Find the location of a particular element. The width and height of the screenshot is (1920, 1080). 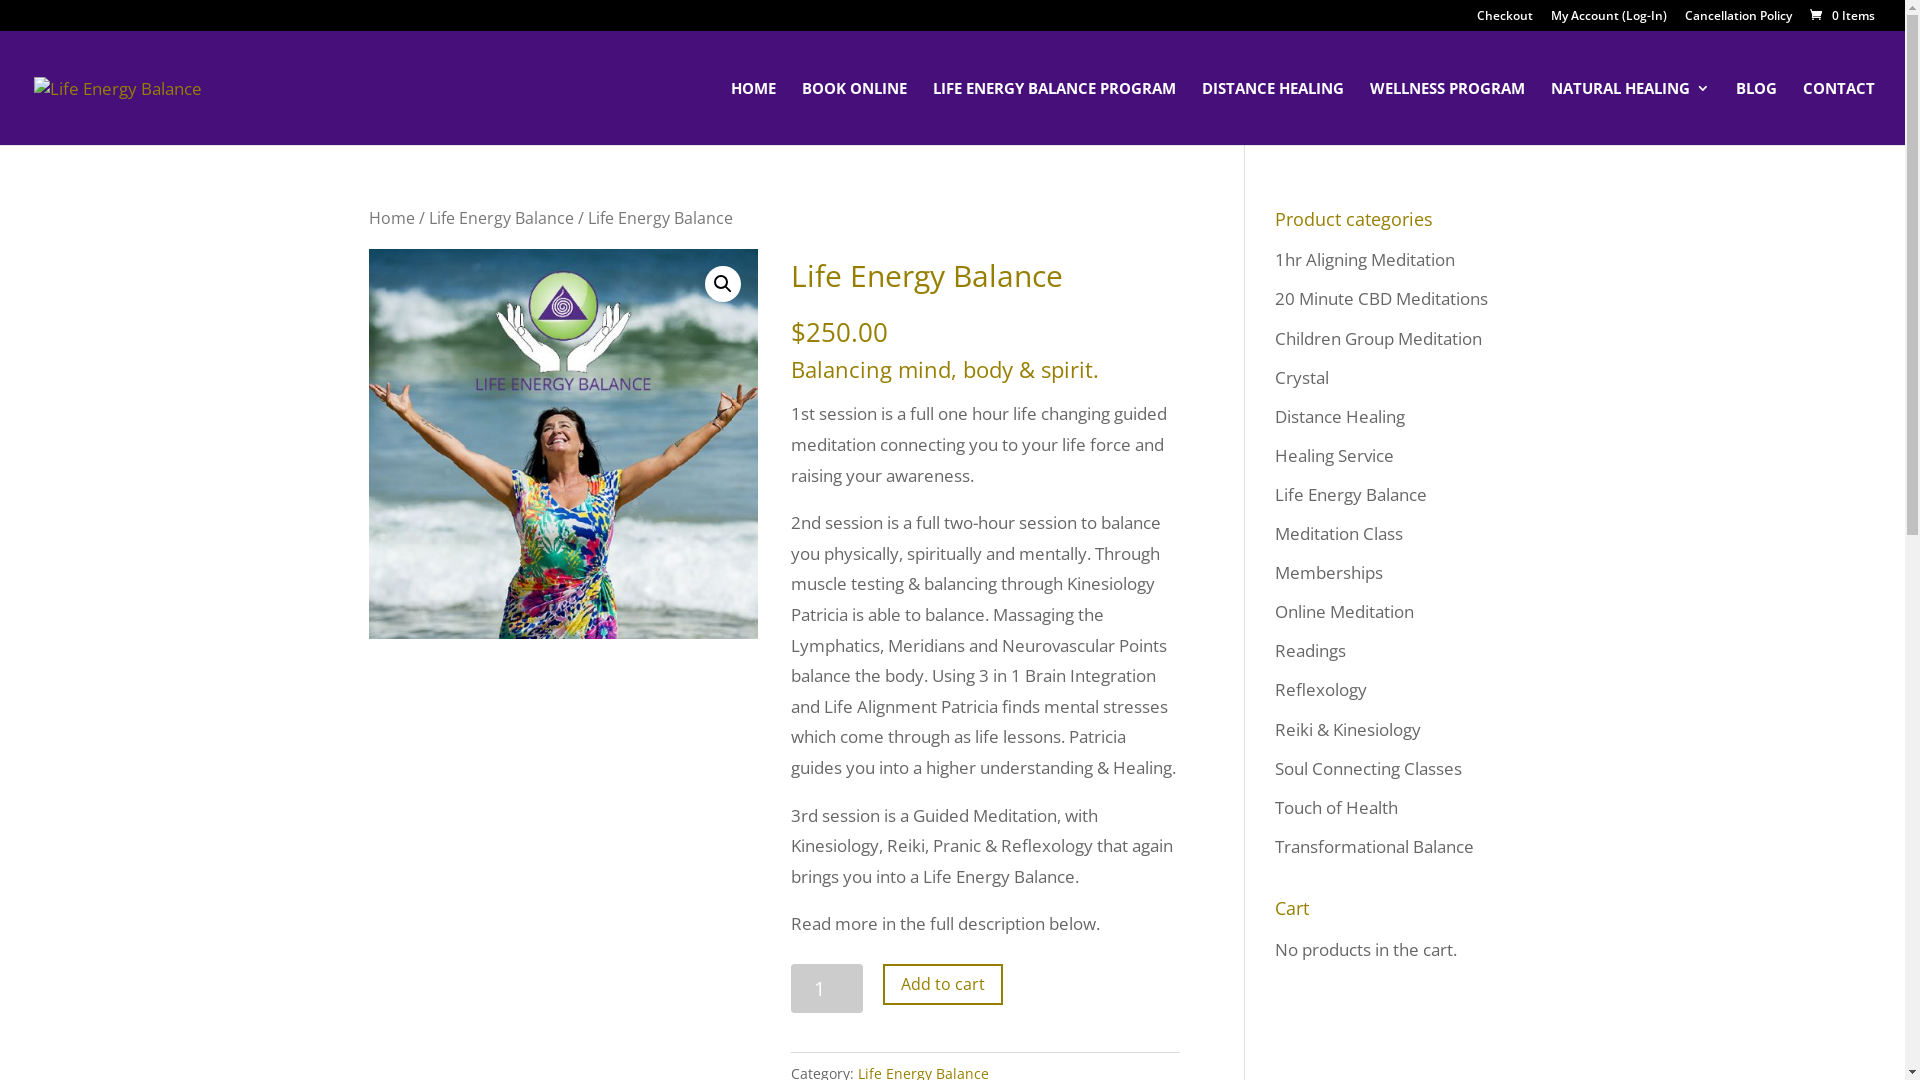

'Memberships' is located at coordinates (1328, 572).